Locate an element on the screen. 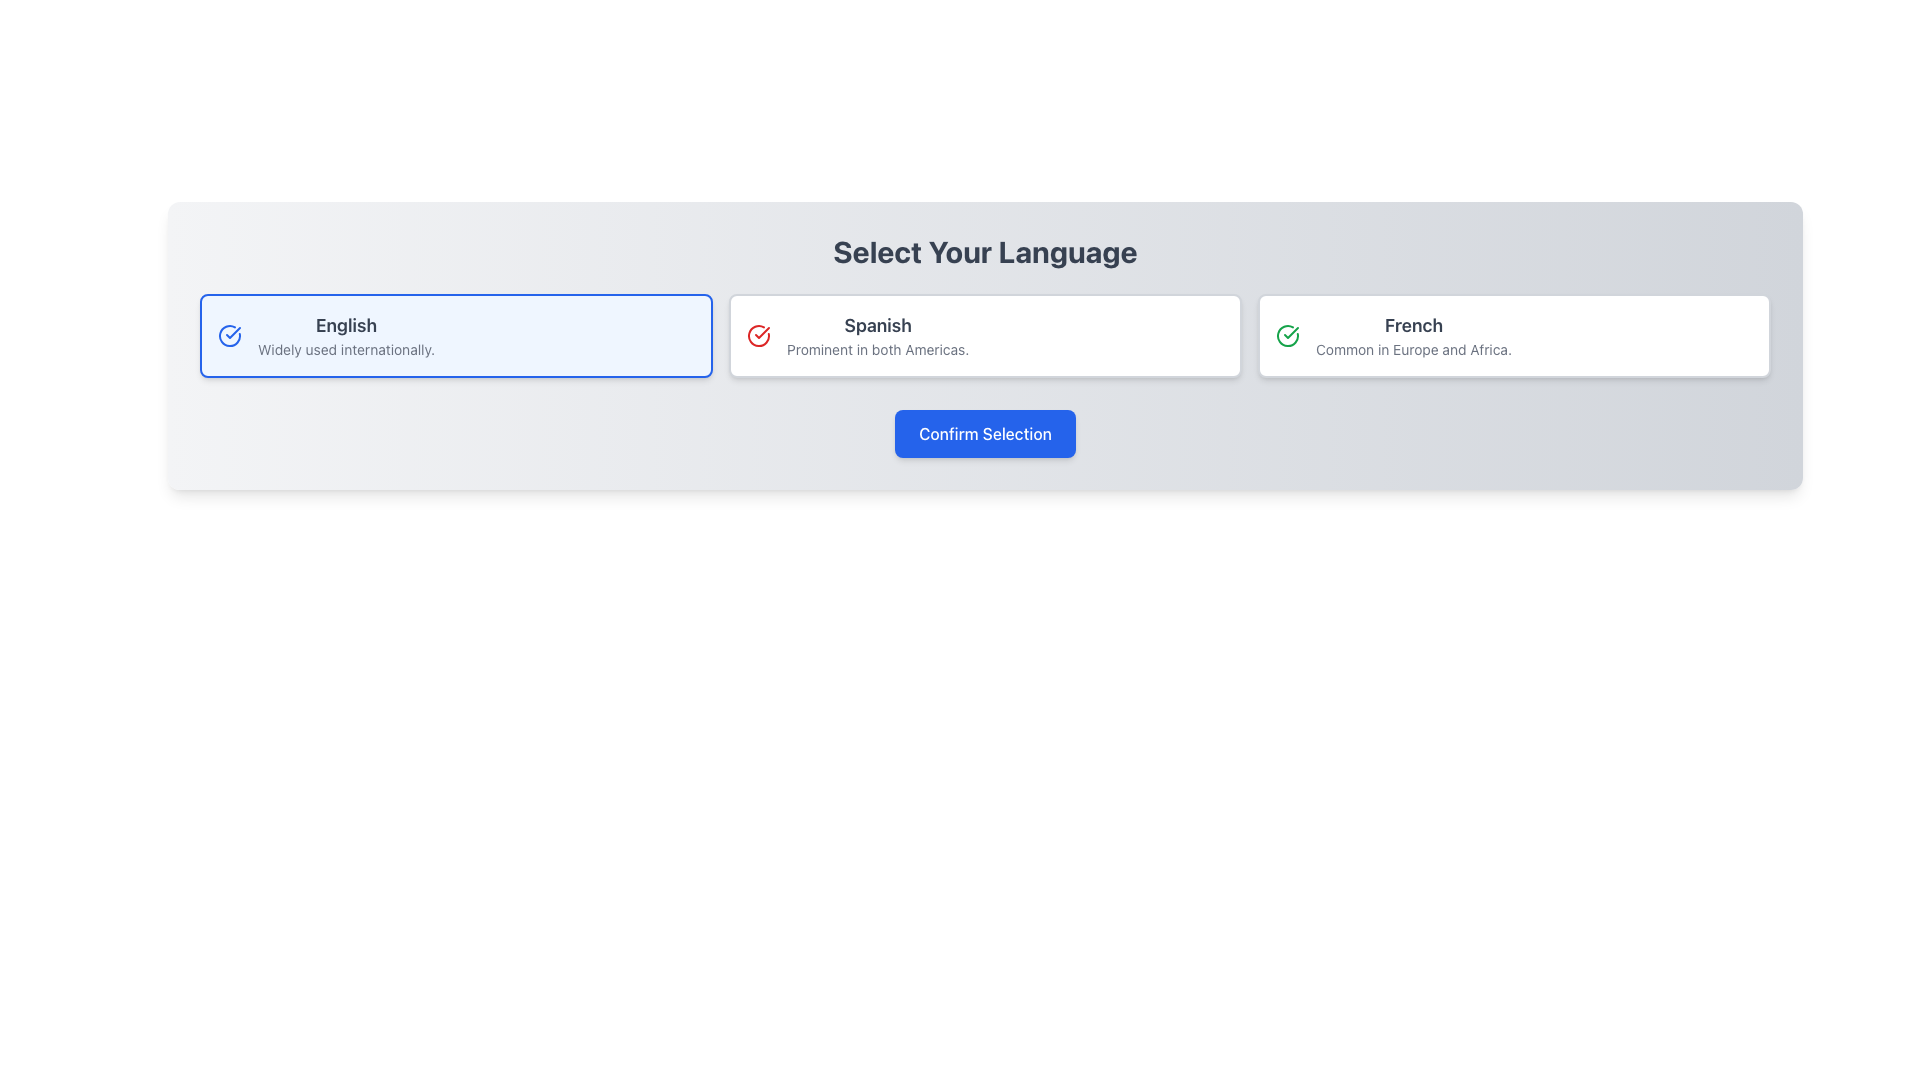 Image resolution: width=1920 pixels, height=1080 pixels. the green circular icon with a checkmark located in the 'French' language selection card to confirm the language selection is located at coordinates (1287, 334).